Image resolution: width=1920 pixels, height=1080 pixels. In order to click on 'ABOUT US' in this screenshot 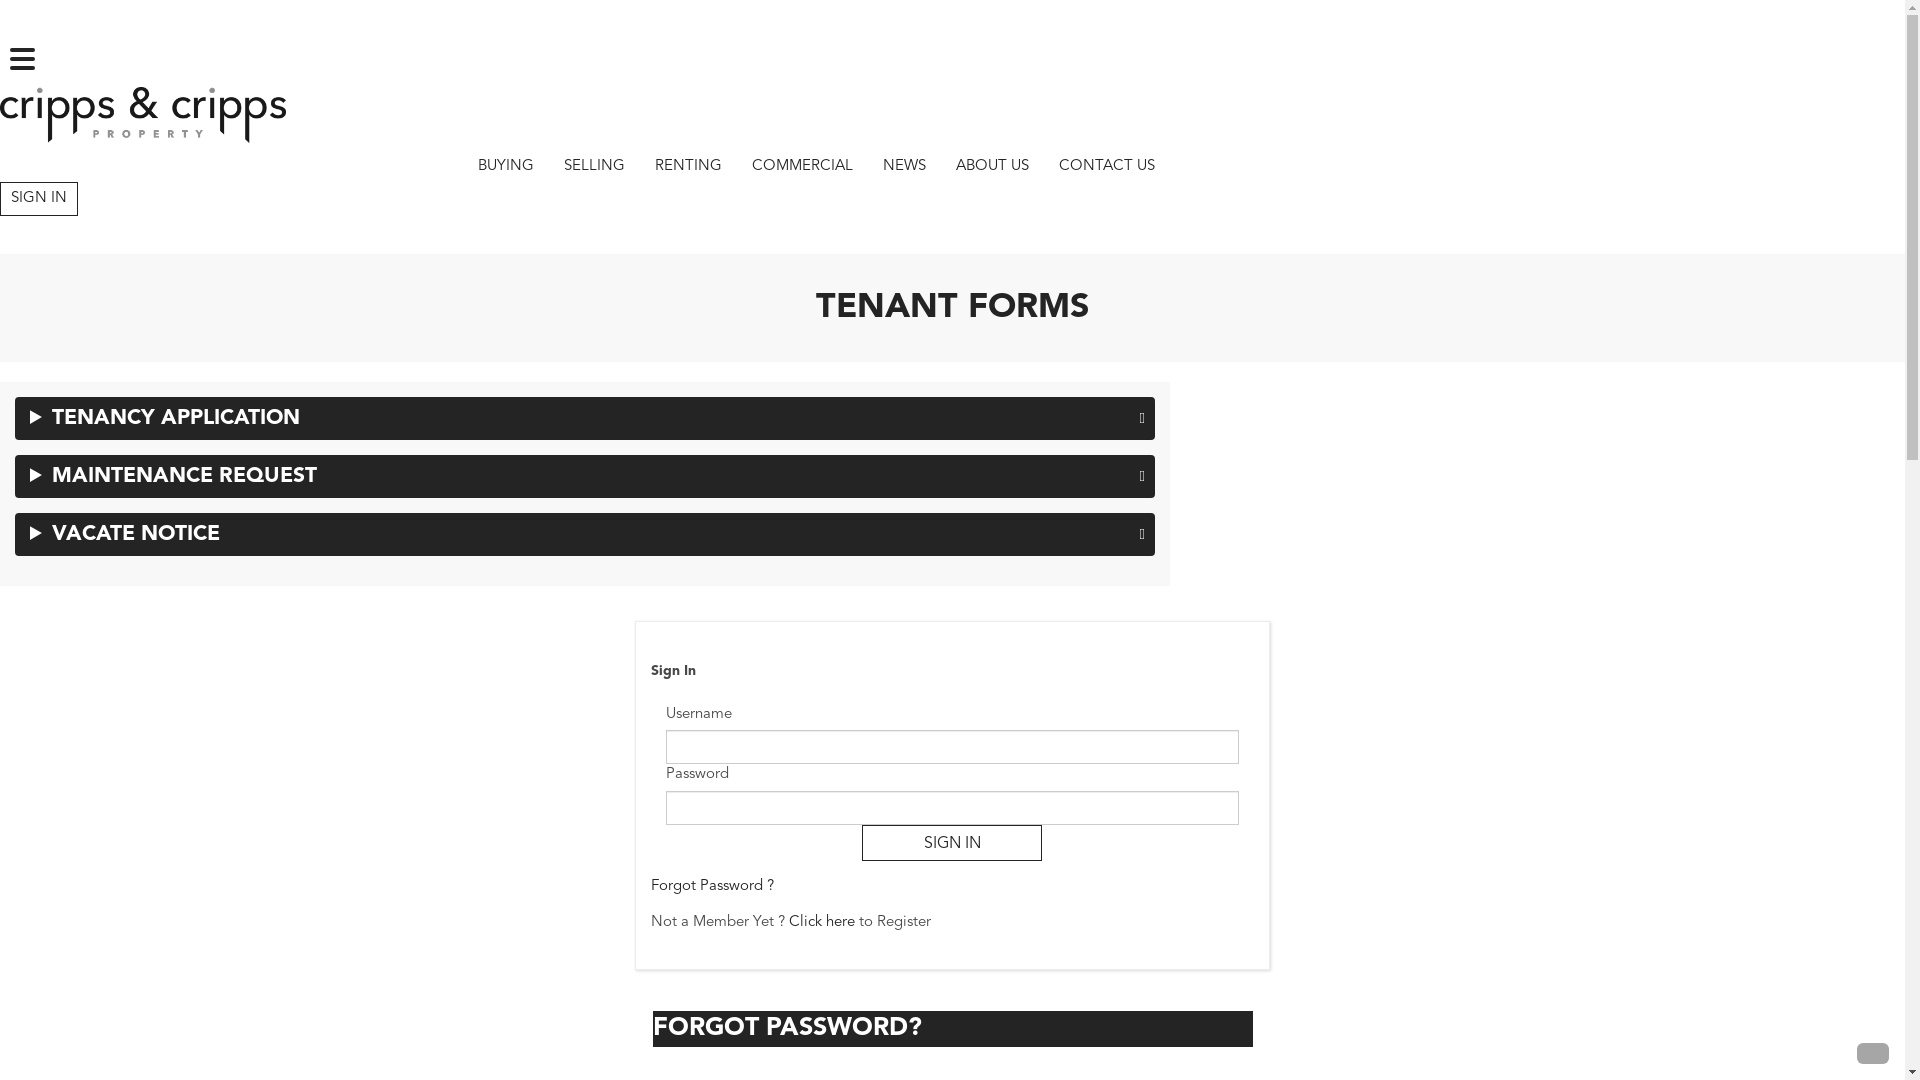, I will do `click(992, 165)`.